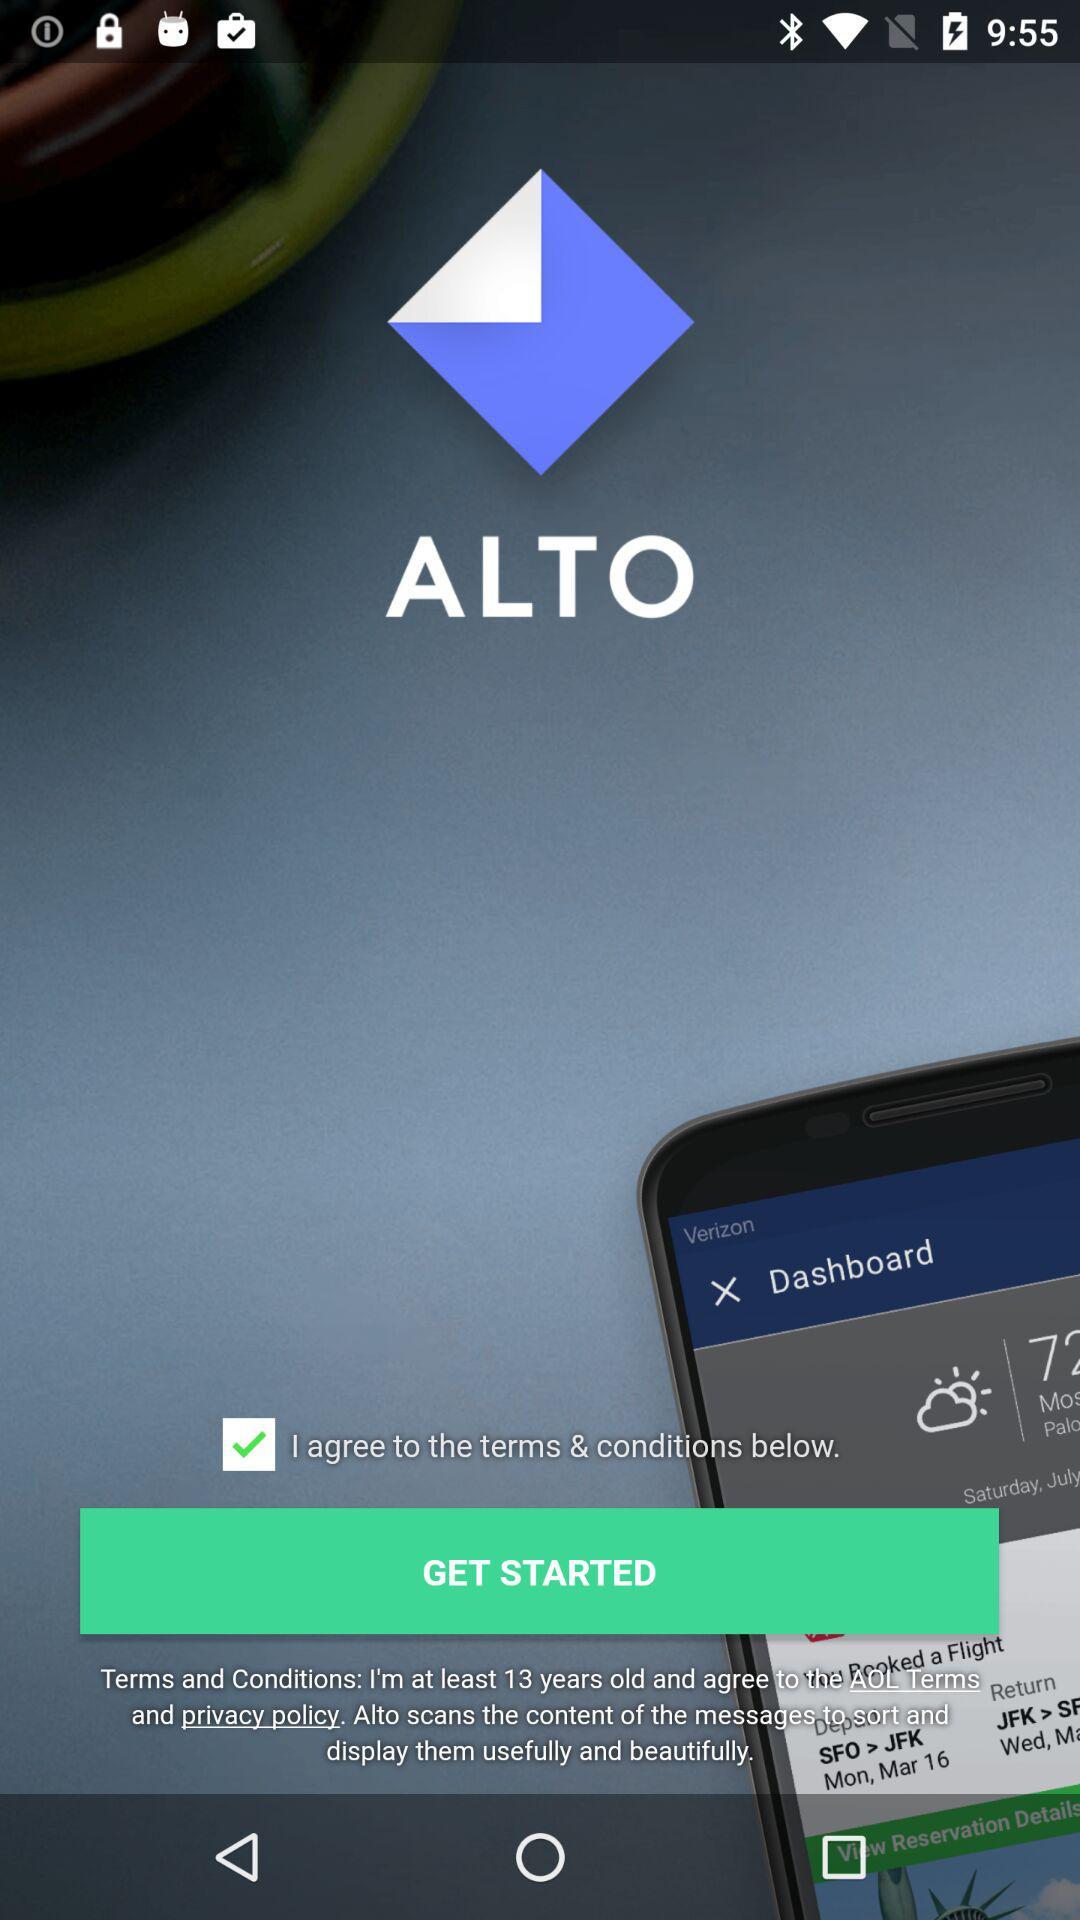 This screenshot has height=1920, width=1080. What do you see at coordinates (538, 1570) in the screenshot?
I see `the item above terms and conditions icon` at bounding box center [538, 1570].